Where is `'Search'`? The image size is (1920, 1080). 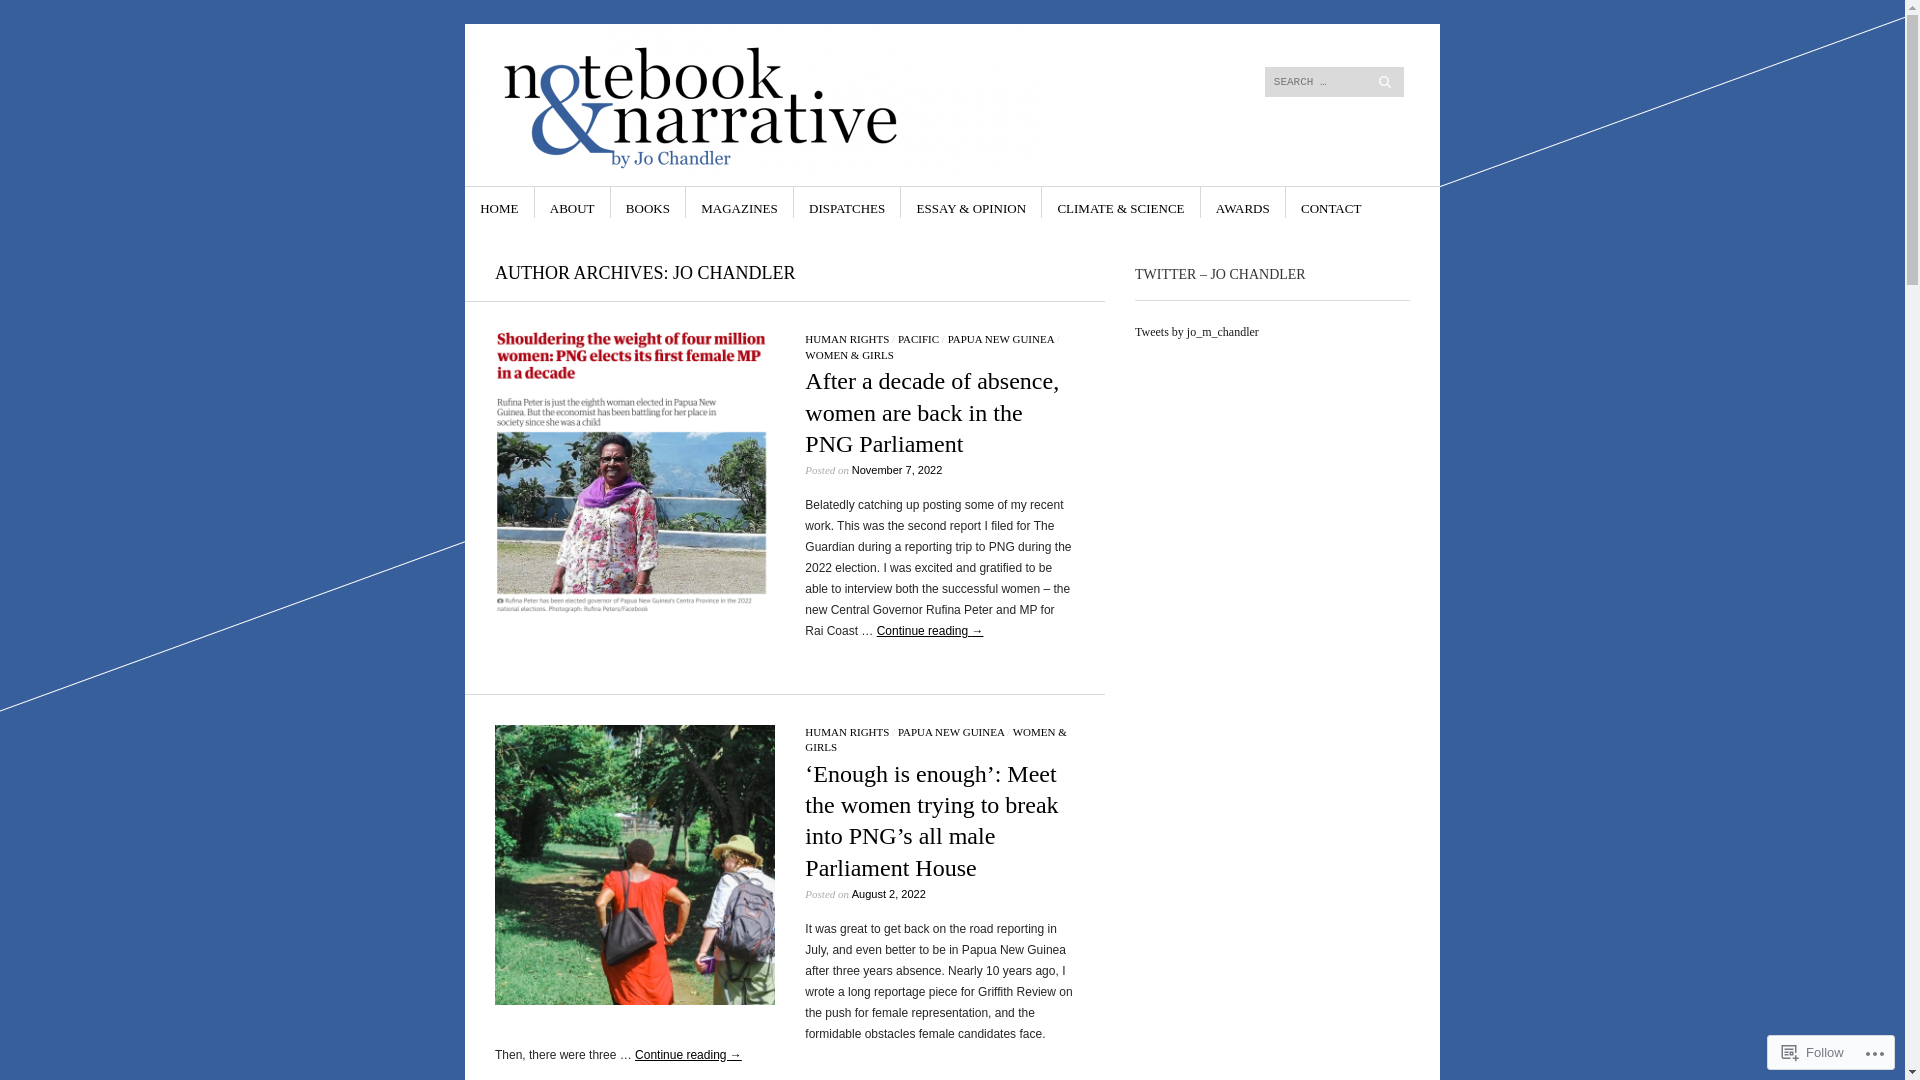 'Search' is located at coordinates (113, 15).